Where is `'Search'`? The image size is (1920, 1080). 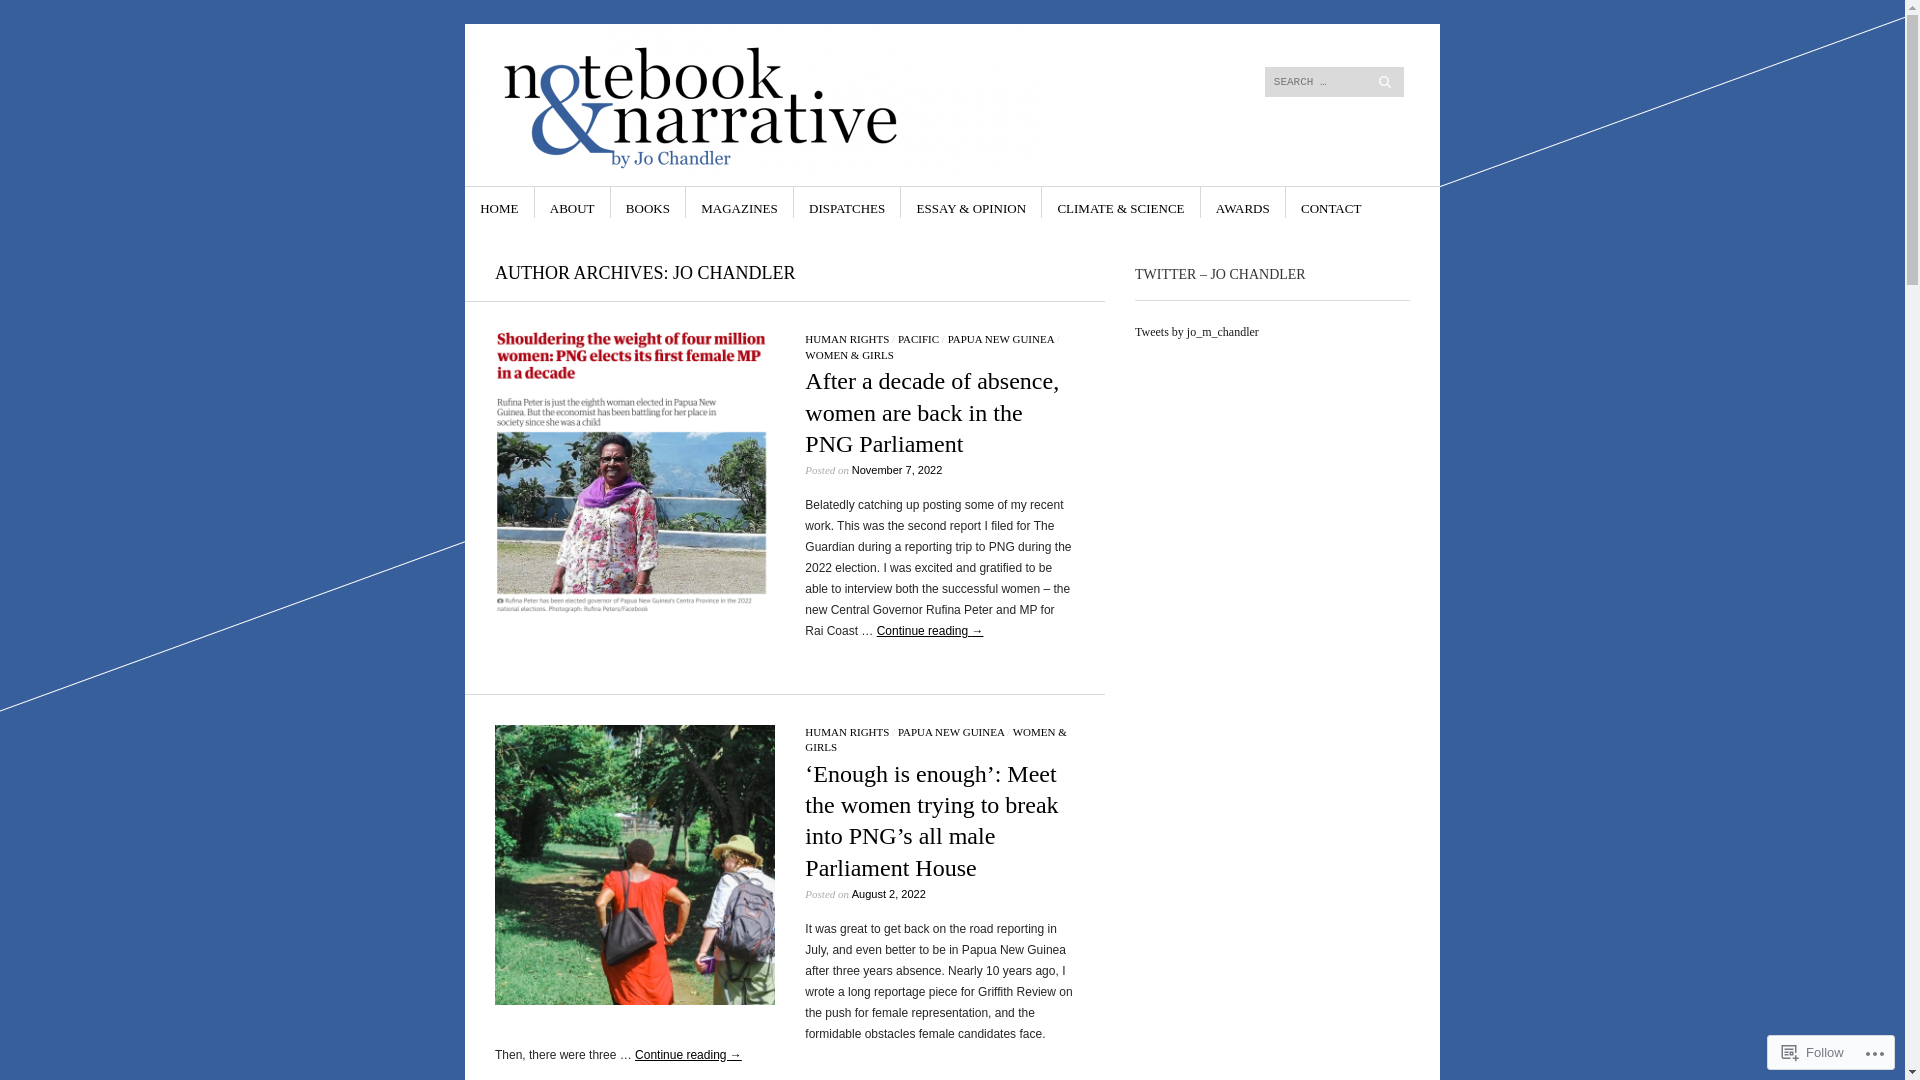 'Search' is located at coordinates (113, 15).